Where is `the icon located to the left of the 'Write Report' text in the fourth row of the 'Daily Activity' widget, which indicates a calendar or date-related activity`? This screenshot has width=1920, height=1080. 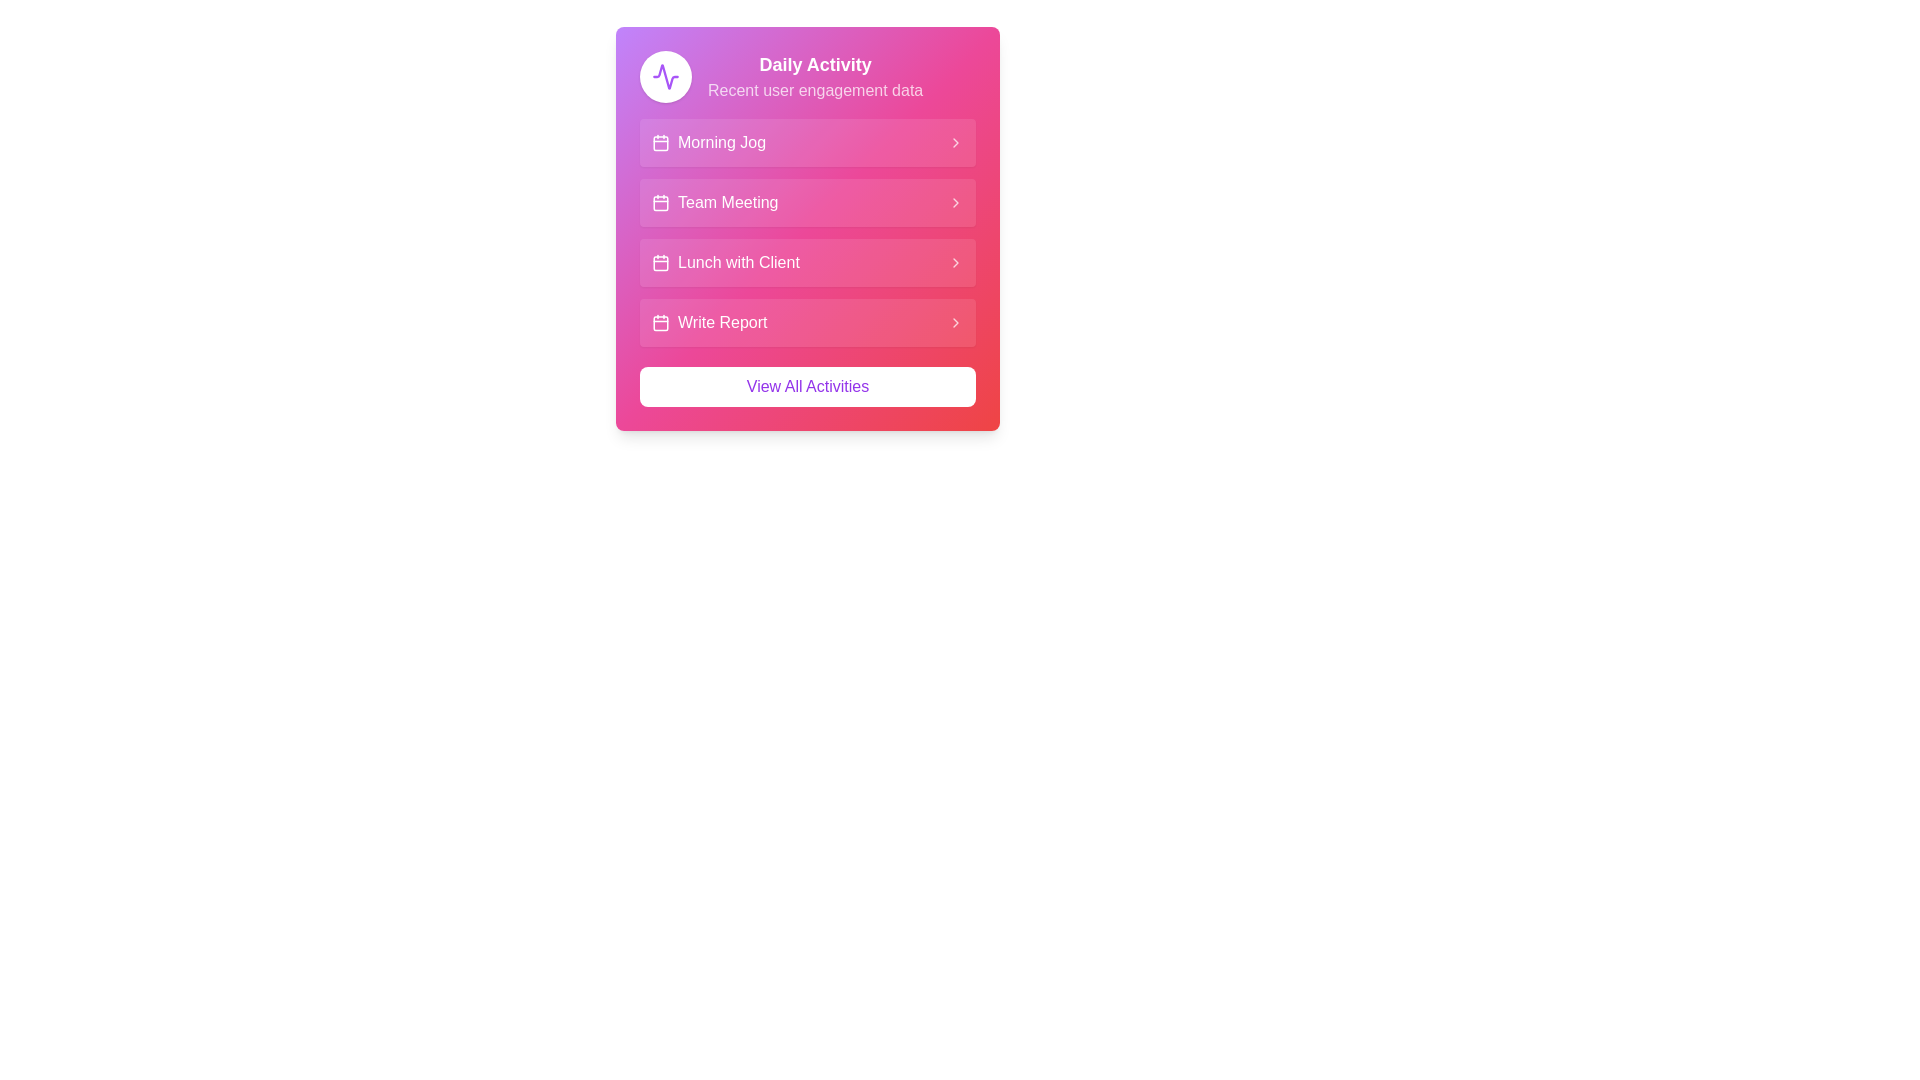 the icon located to the left of the 'Write Report' text in the fourth row of the 'Daily Activity' widget, which indicates a calendar or date-related activity is located at coordinates (661, 322).